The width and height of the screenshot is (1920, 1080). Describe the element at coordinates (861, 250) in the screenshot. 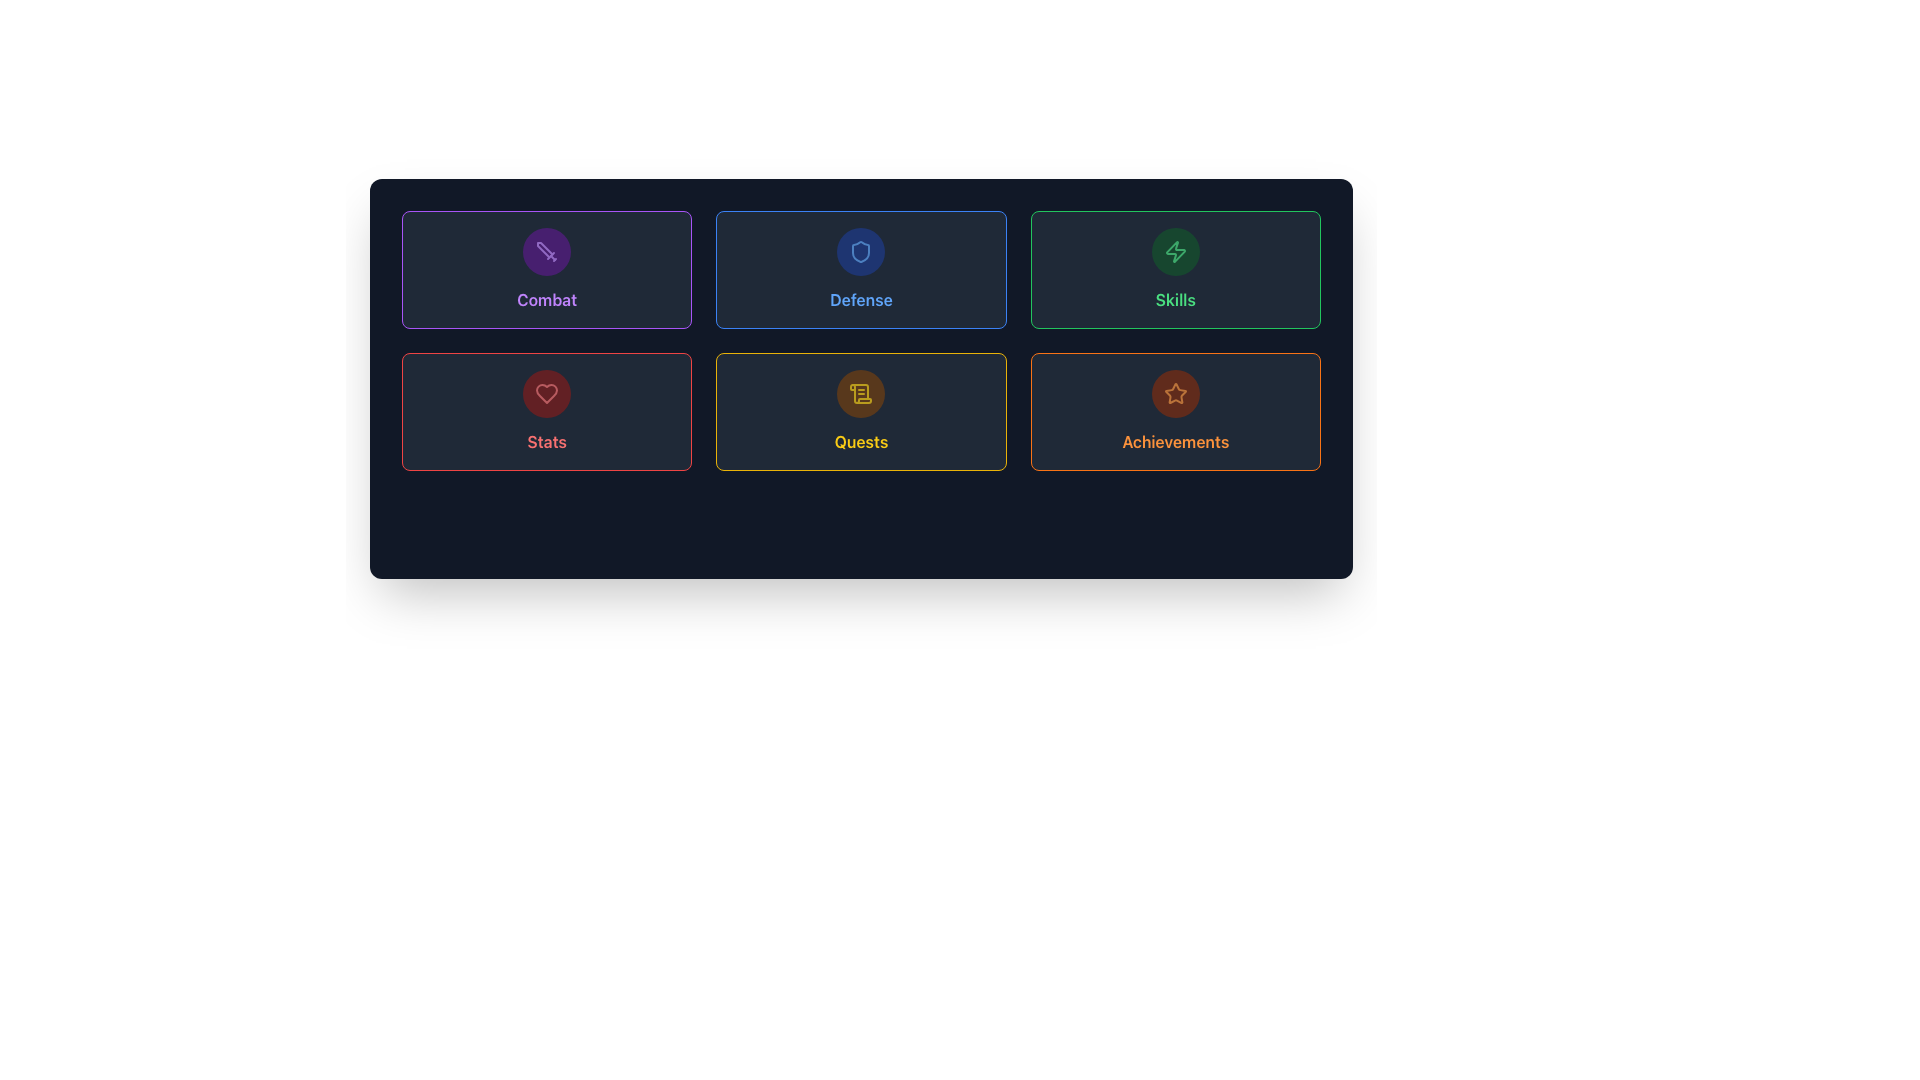

I see `the shield SVG icon, which is outlined with a blue stroke and located in the second cell of the top row labeled 'Defense'` at that location.